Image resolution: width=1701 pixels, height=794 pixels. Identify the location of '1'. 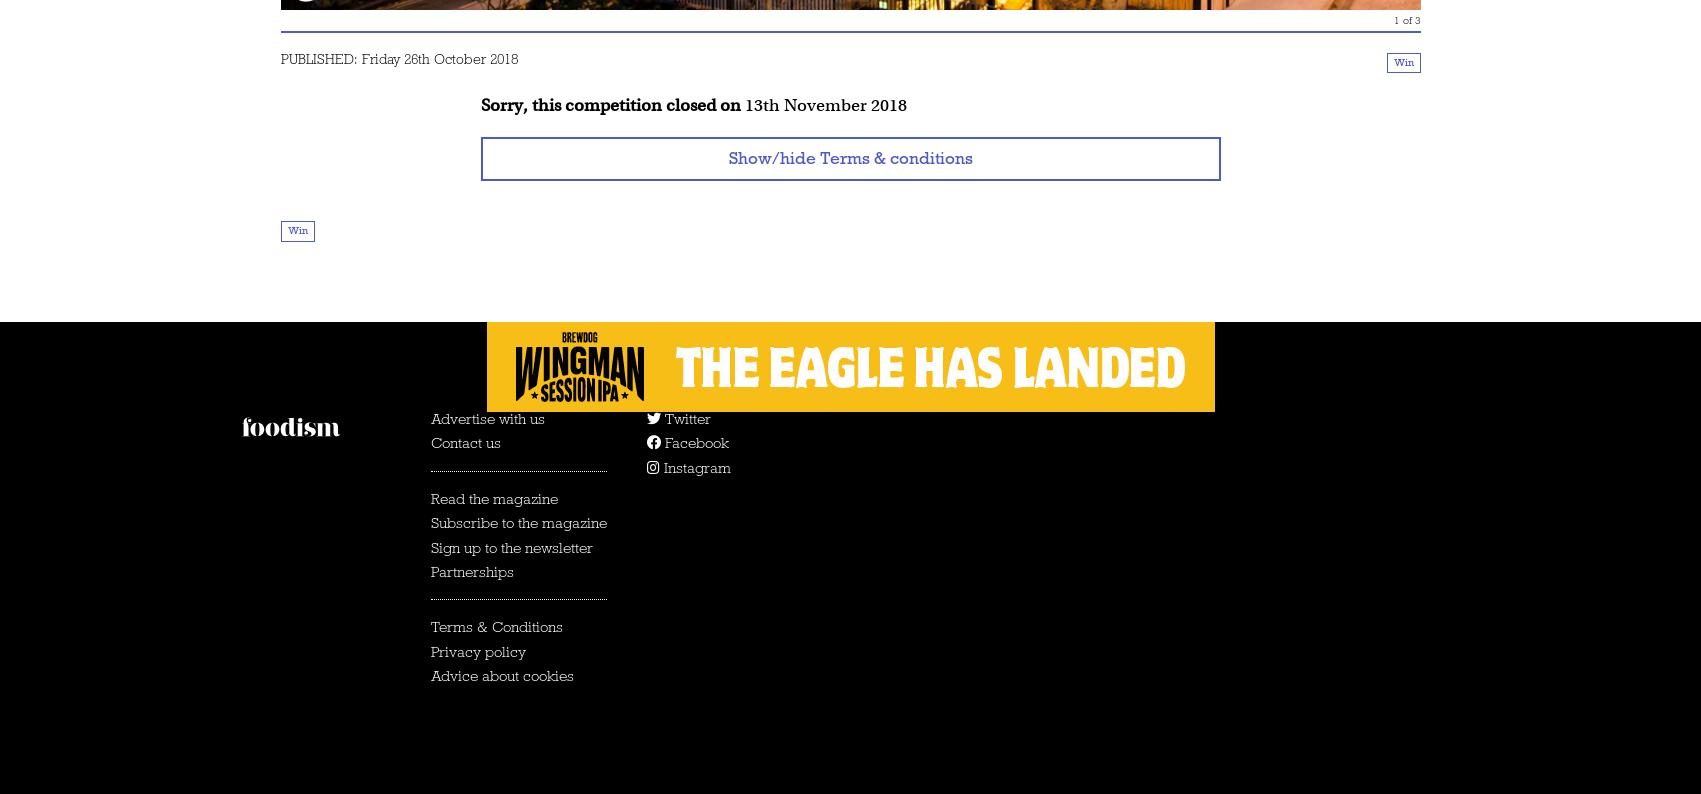
(1395, 18).